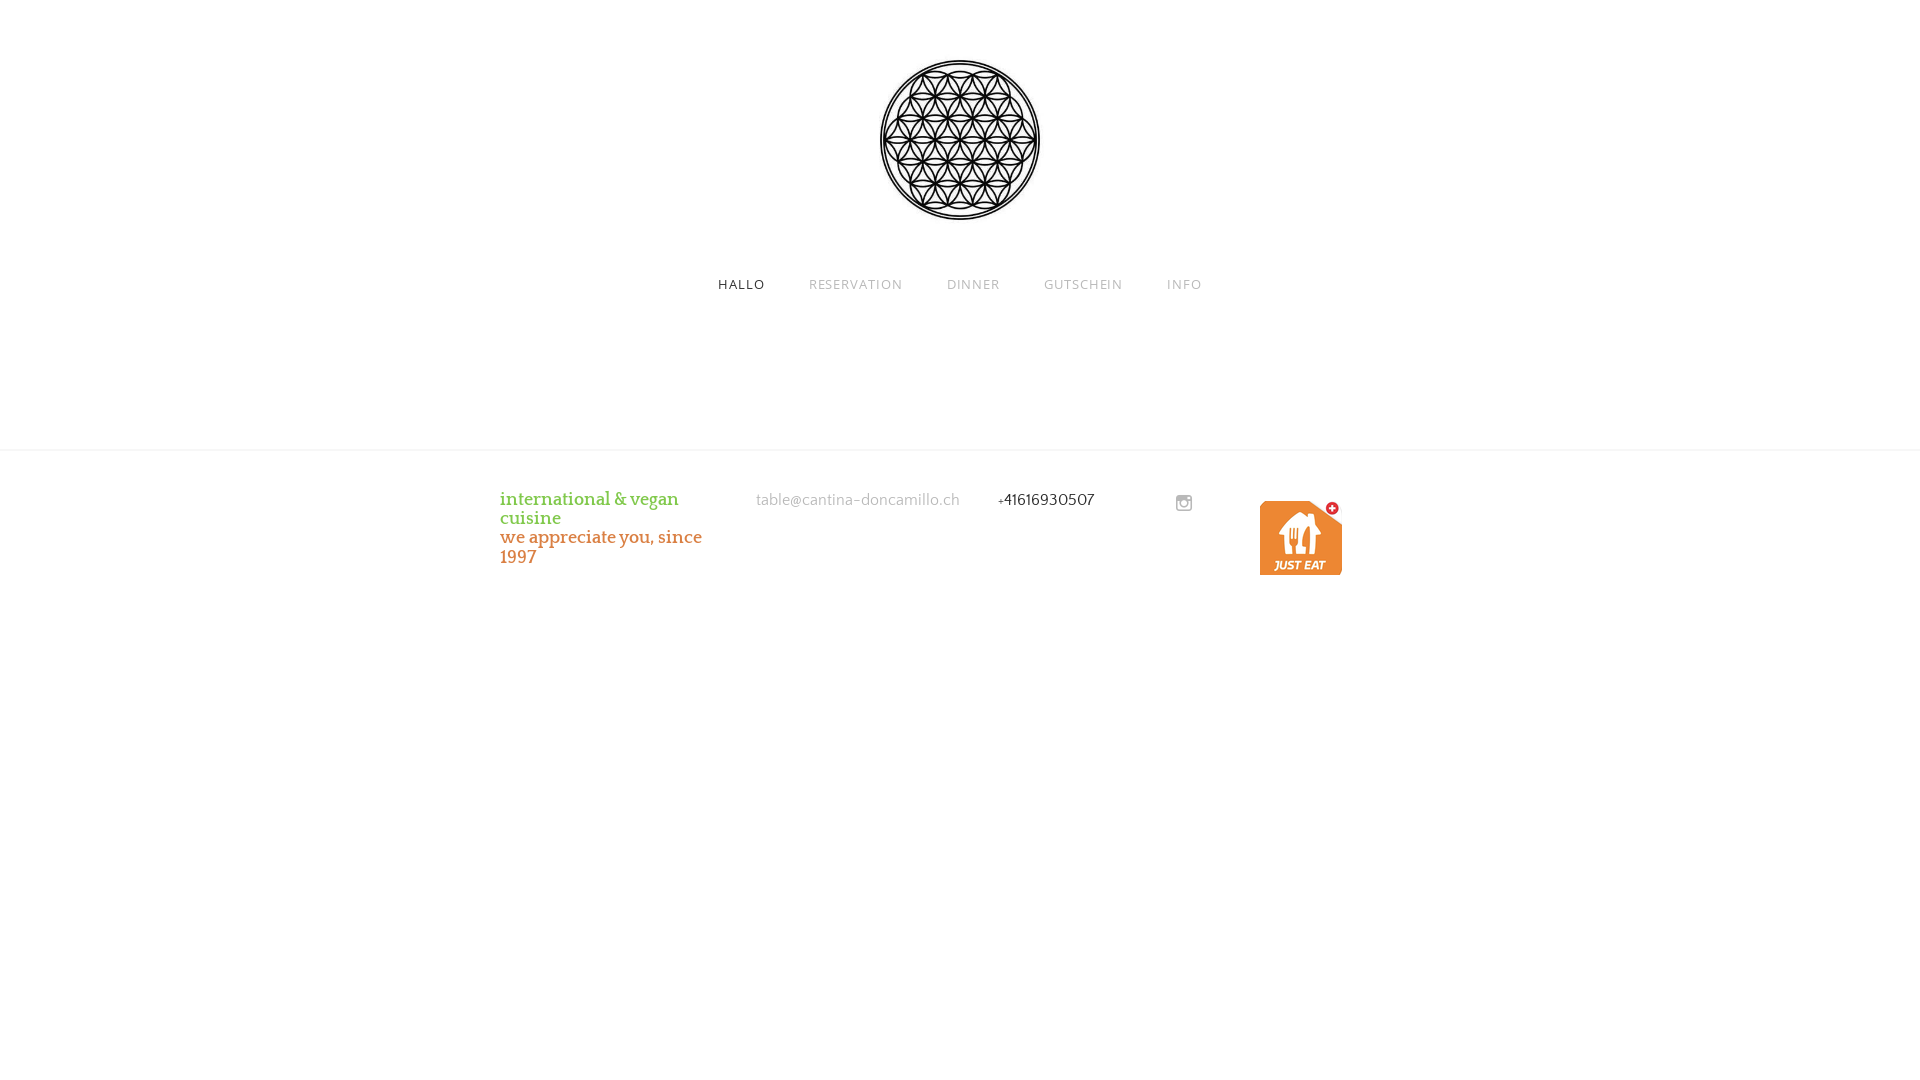 The image size is (1920, 1080). I want to click on 'GUTSCHEIN', so click(1082, 284).